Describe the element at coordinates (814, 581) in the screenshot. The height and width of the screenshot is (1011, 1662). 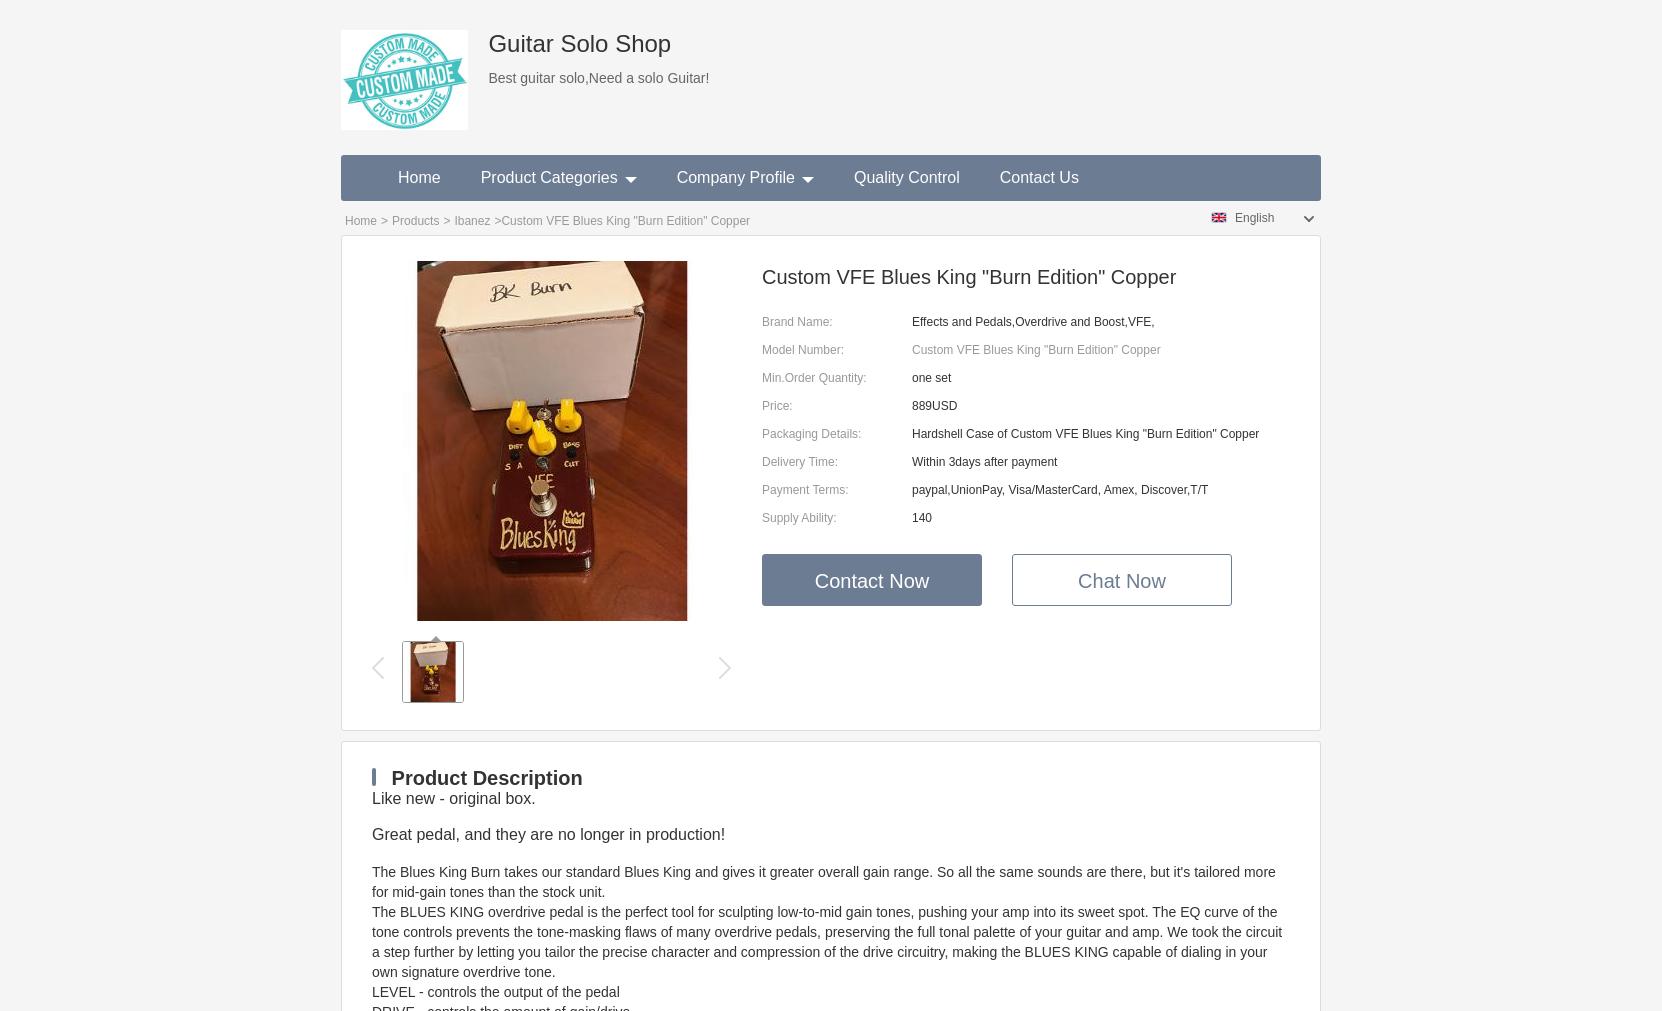
I see `'Contact Now'` at that location.